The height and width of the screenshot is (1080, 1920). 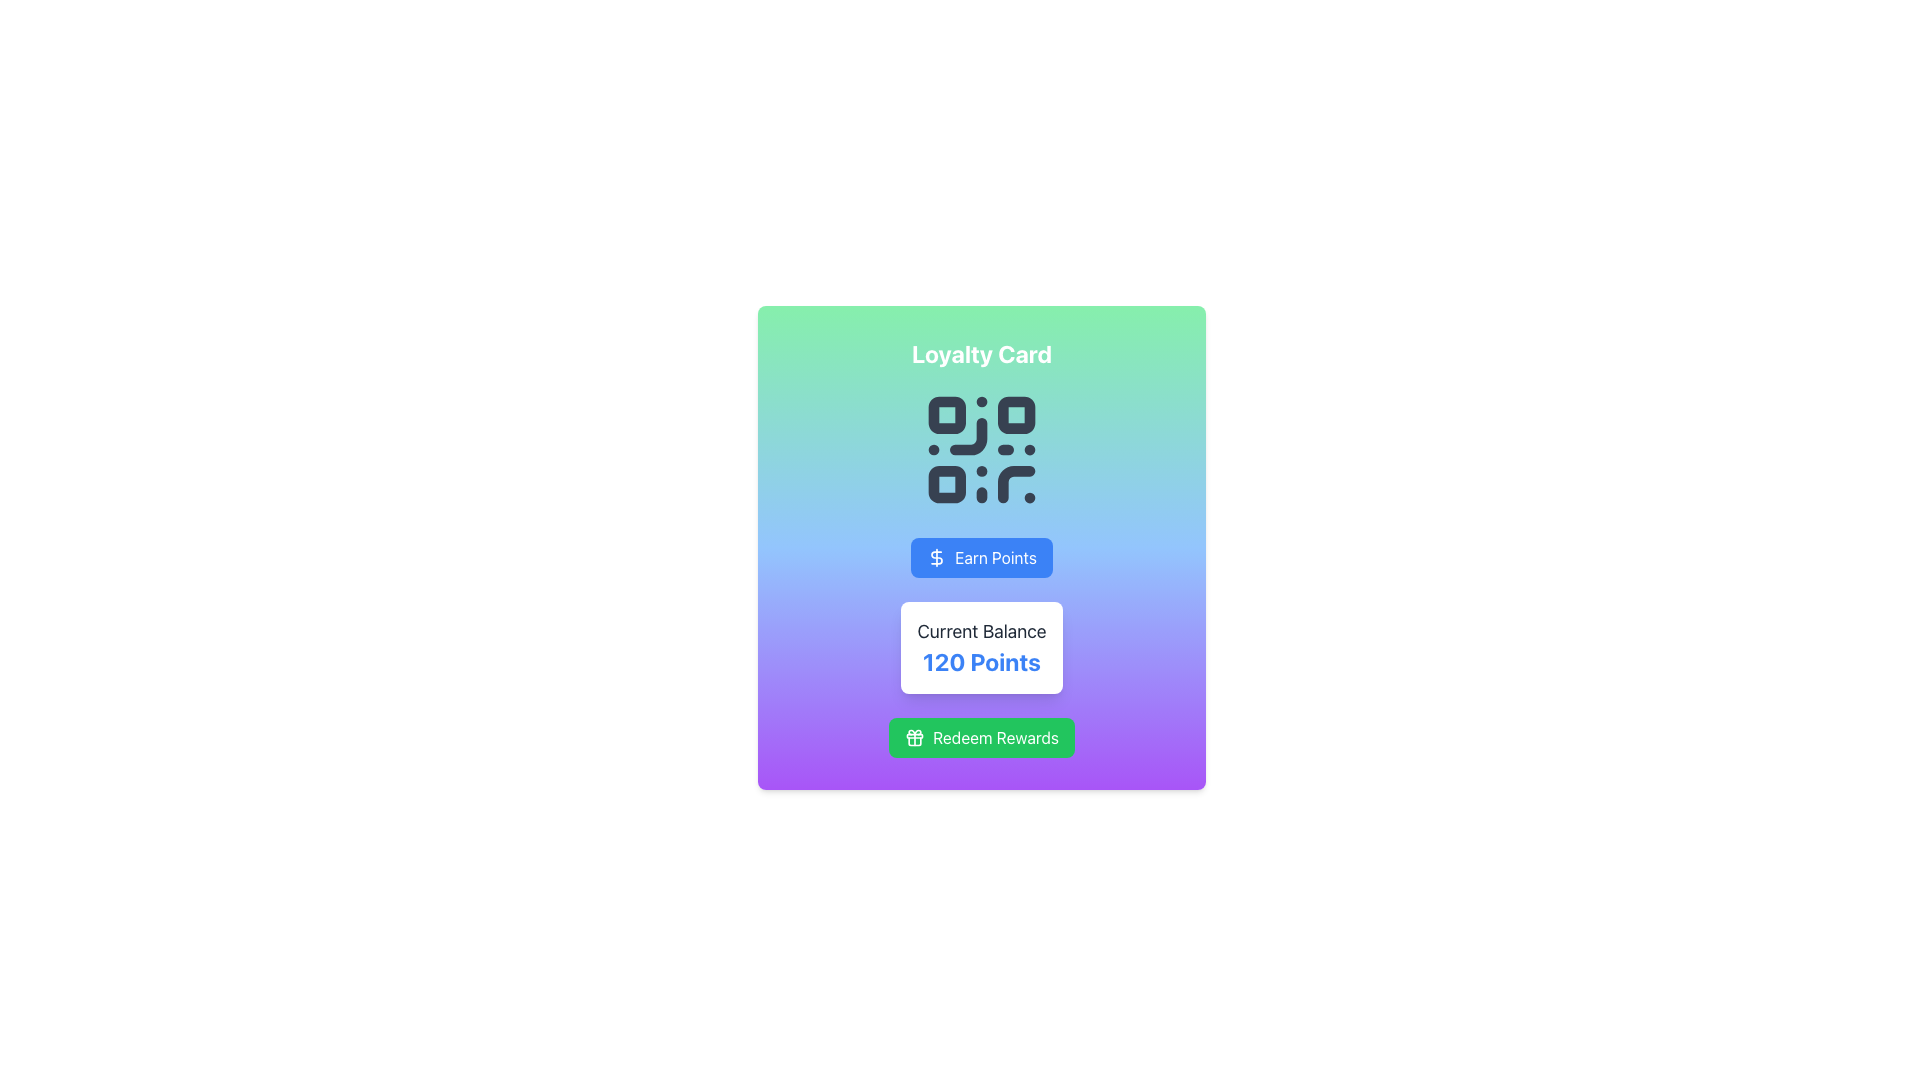 What do you see at coordinates (982, 737) in the screenshot?
I see `the rewards redemption button located below the 'Current Balance' section` at bounding box center [982, 737].